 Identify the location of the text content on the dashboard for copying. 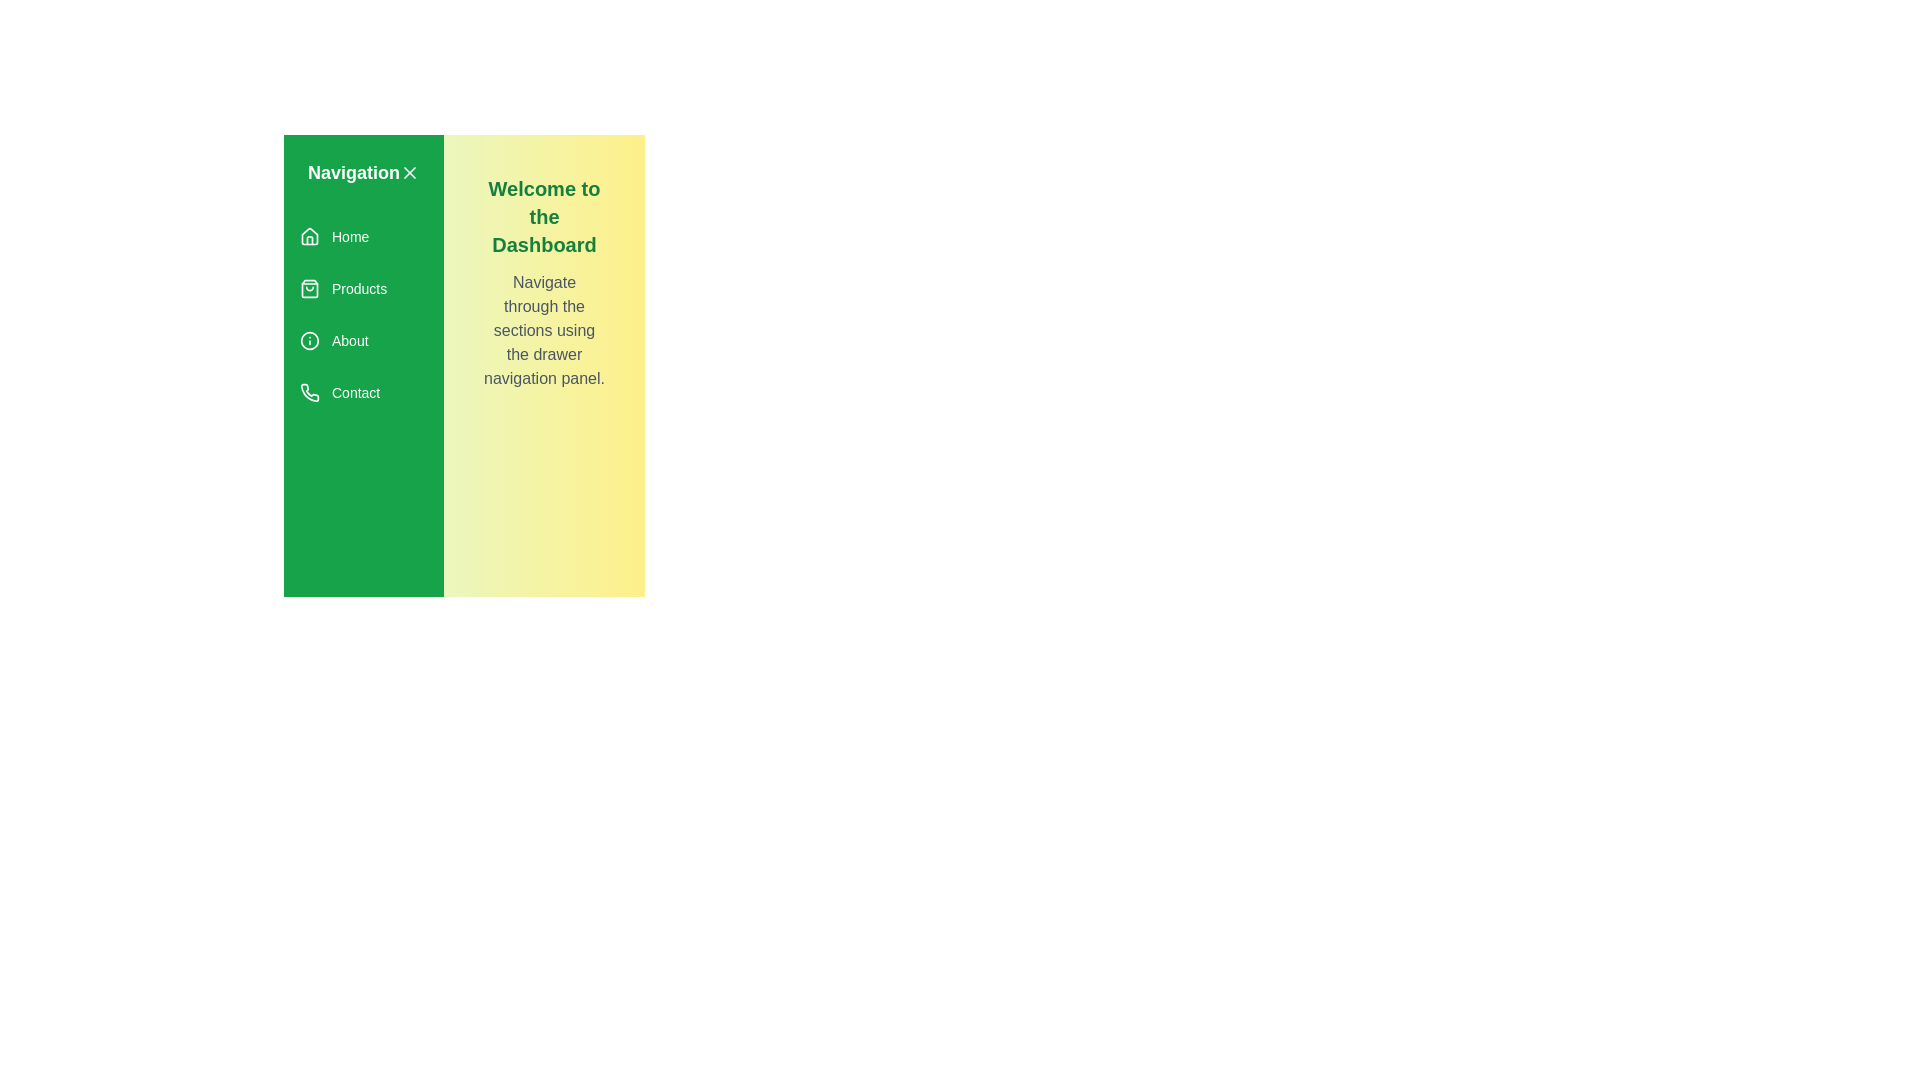
(484, 173).